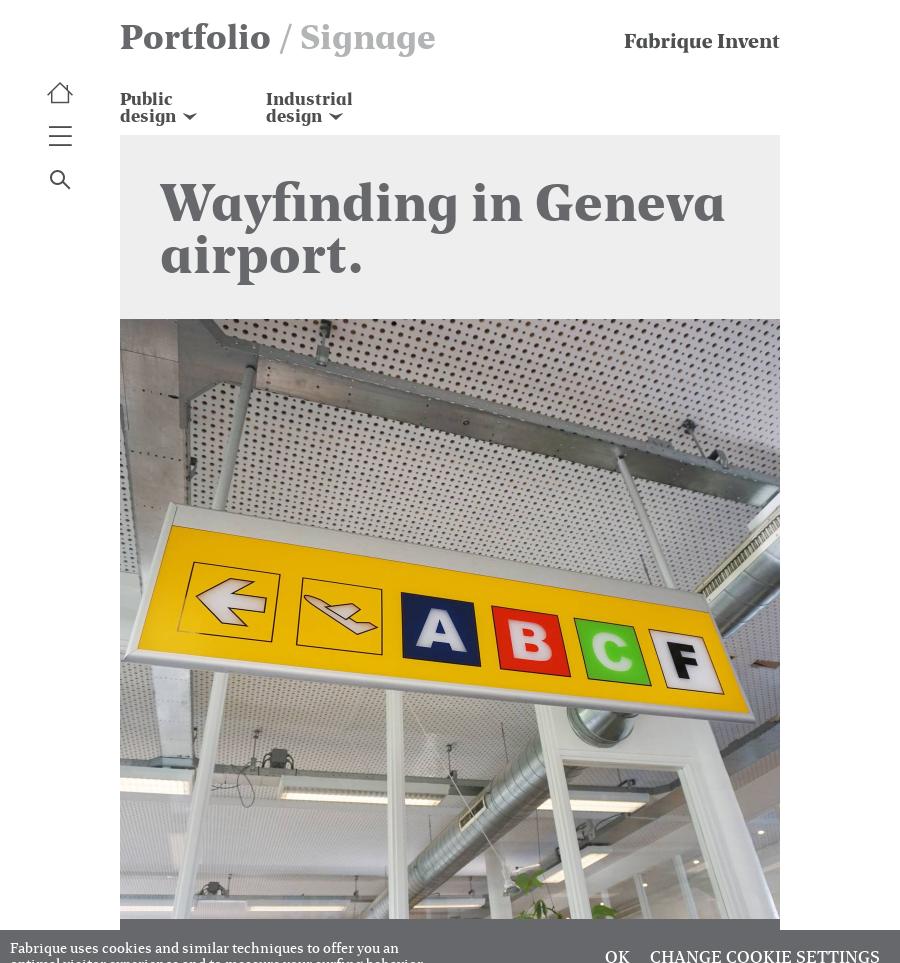  What do you see at coordinates (147, 105) in the screenshot?
I see `'Public design'` at bounding box center [147, 105].